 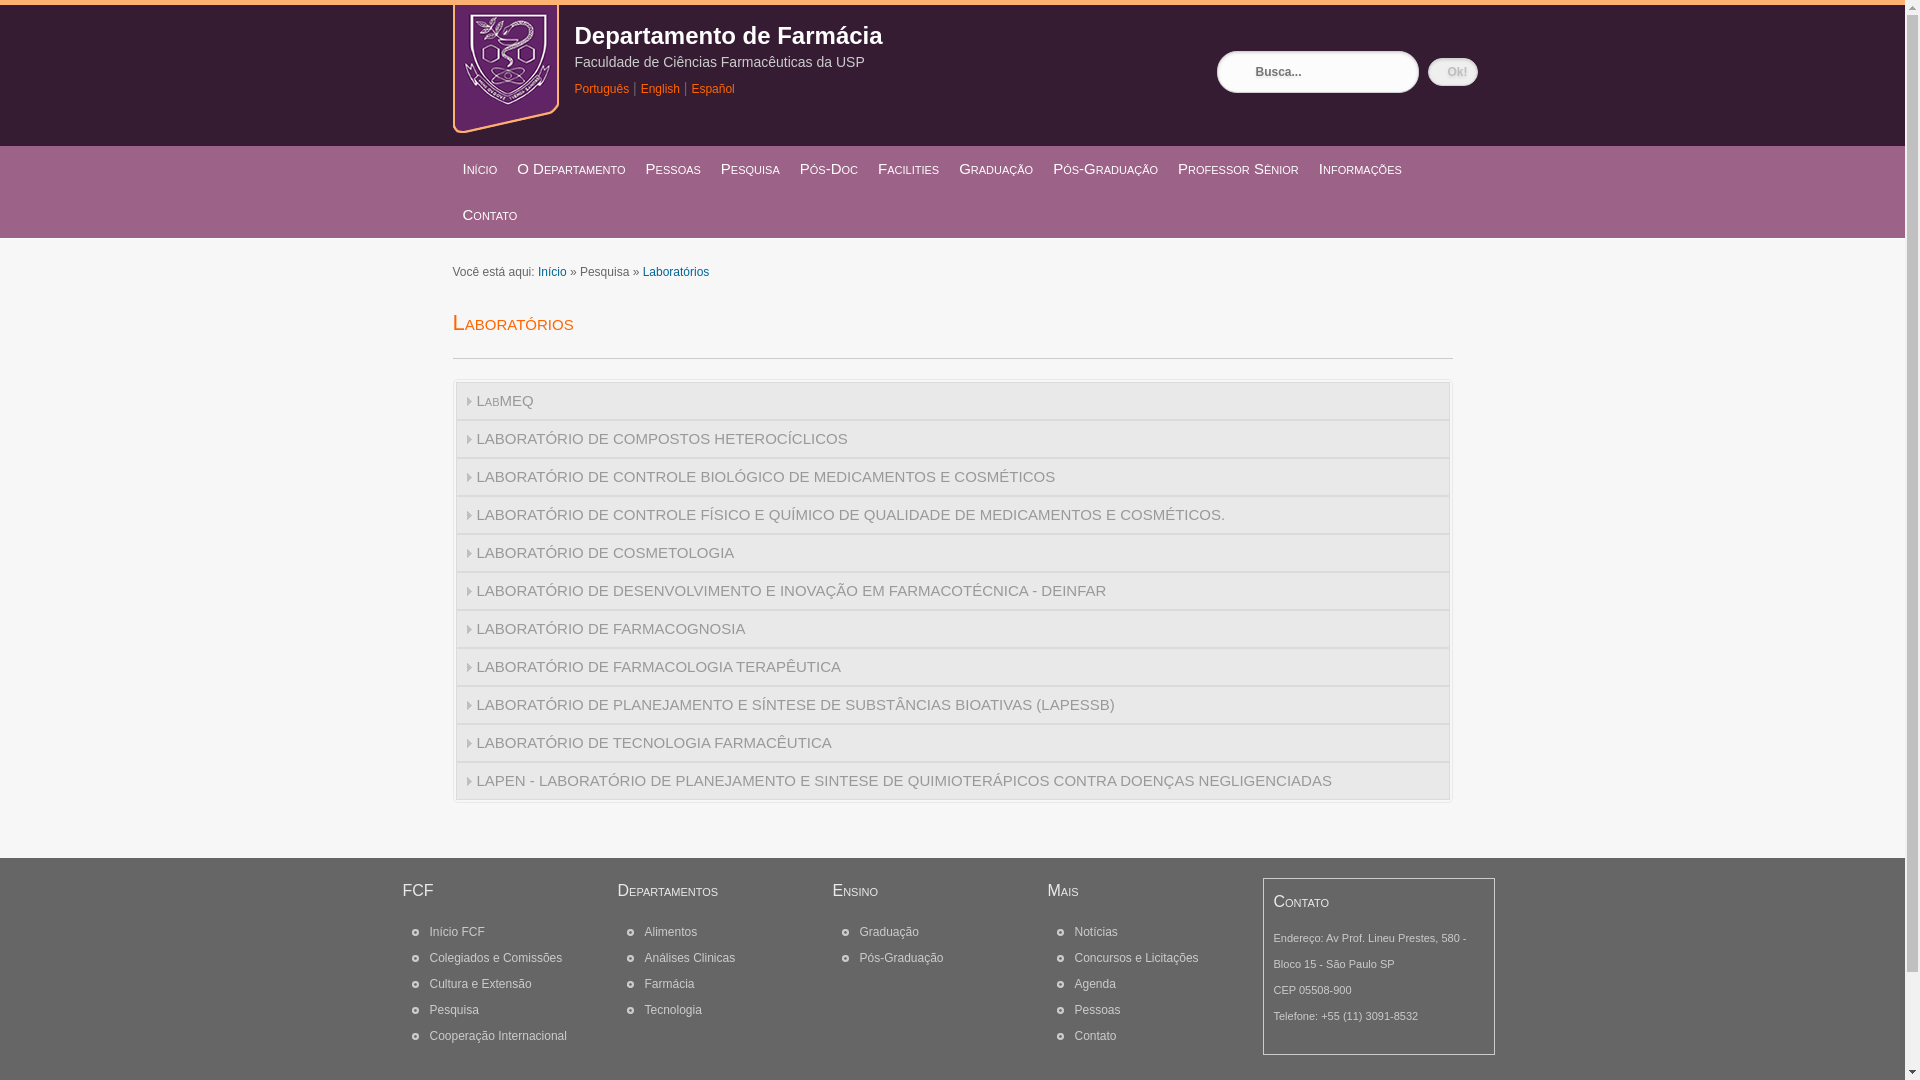 I want to click on 'LabMEQ', so click(x=952, y=401).